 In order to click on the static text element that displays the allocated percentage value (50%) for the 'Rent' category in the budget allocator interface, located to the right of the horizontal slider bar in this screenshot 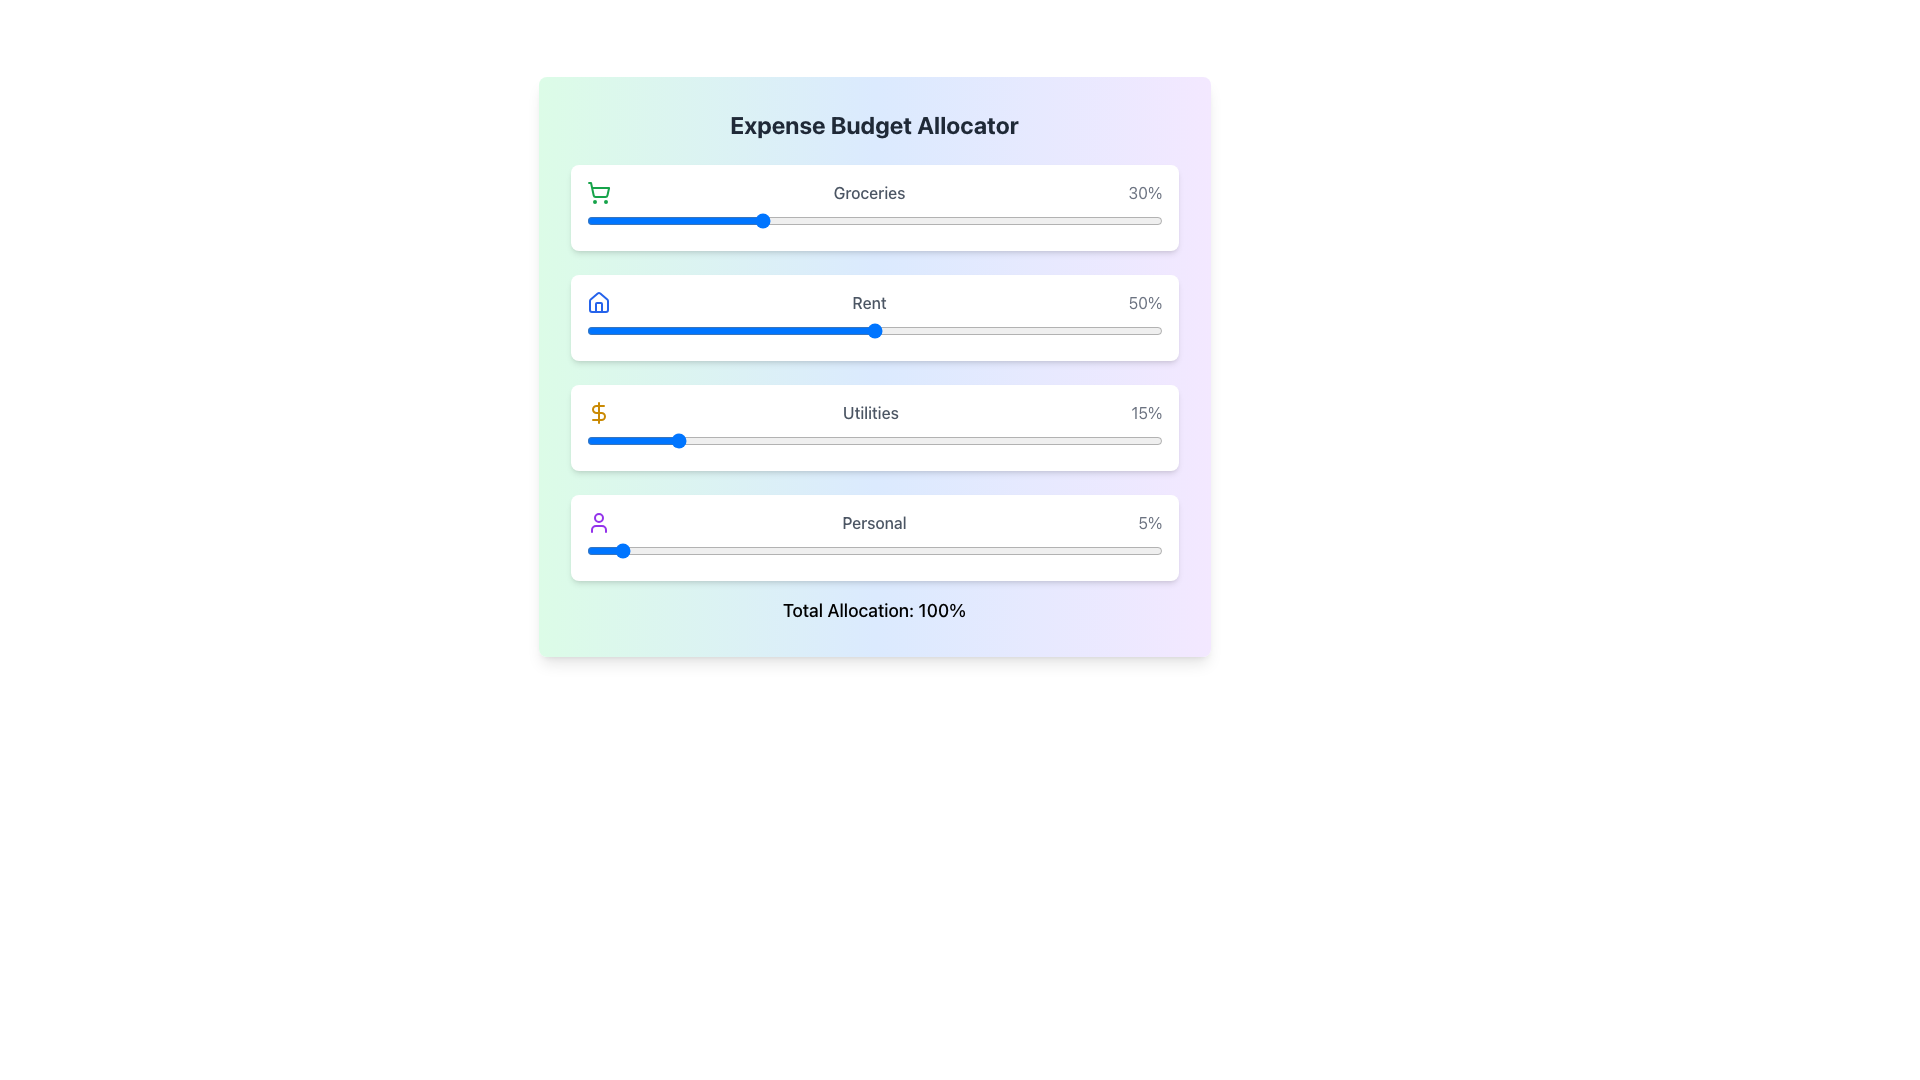, I will do `click(1145, 303)`.